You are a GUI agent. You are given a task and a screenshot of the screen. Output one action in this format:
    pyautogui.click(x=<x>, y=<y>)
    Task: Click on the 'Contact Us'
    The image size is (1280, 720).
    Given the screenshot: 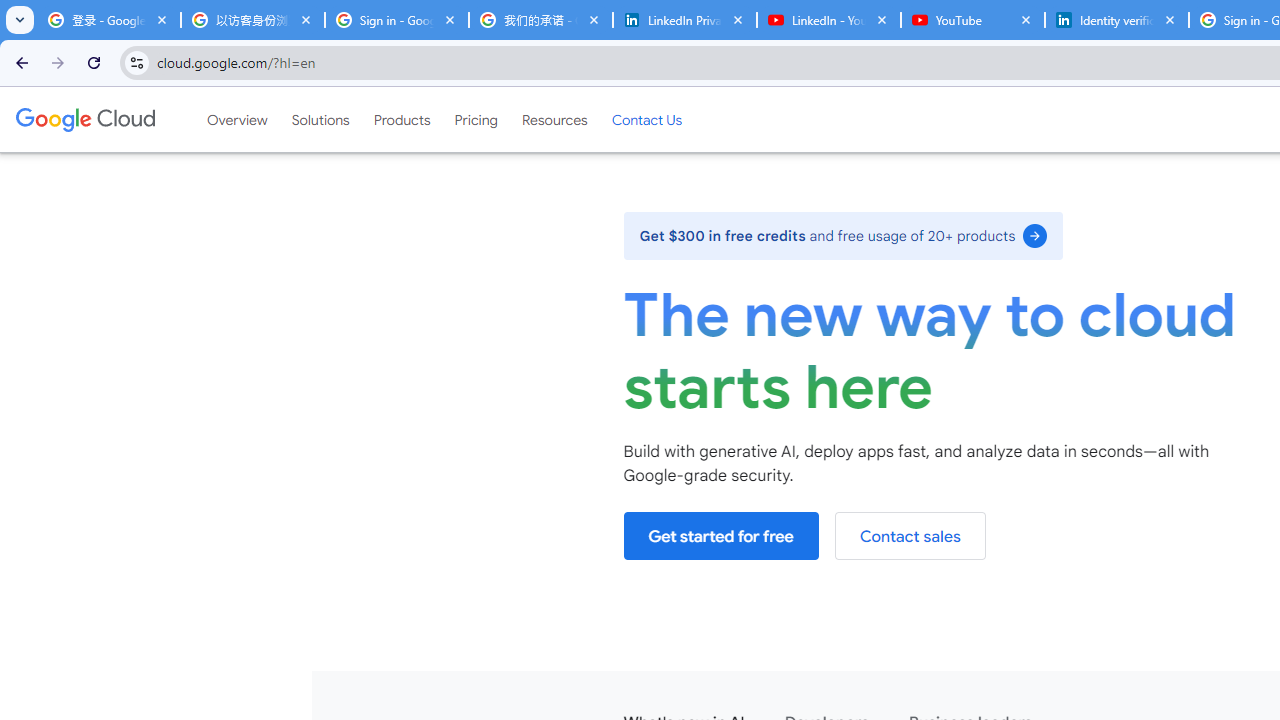 What is the action you would take?
    pyautogui.click(x=647, y=119)
    